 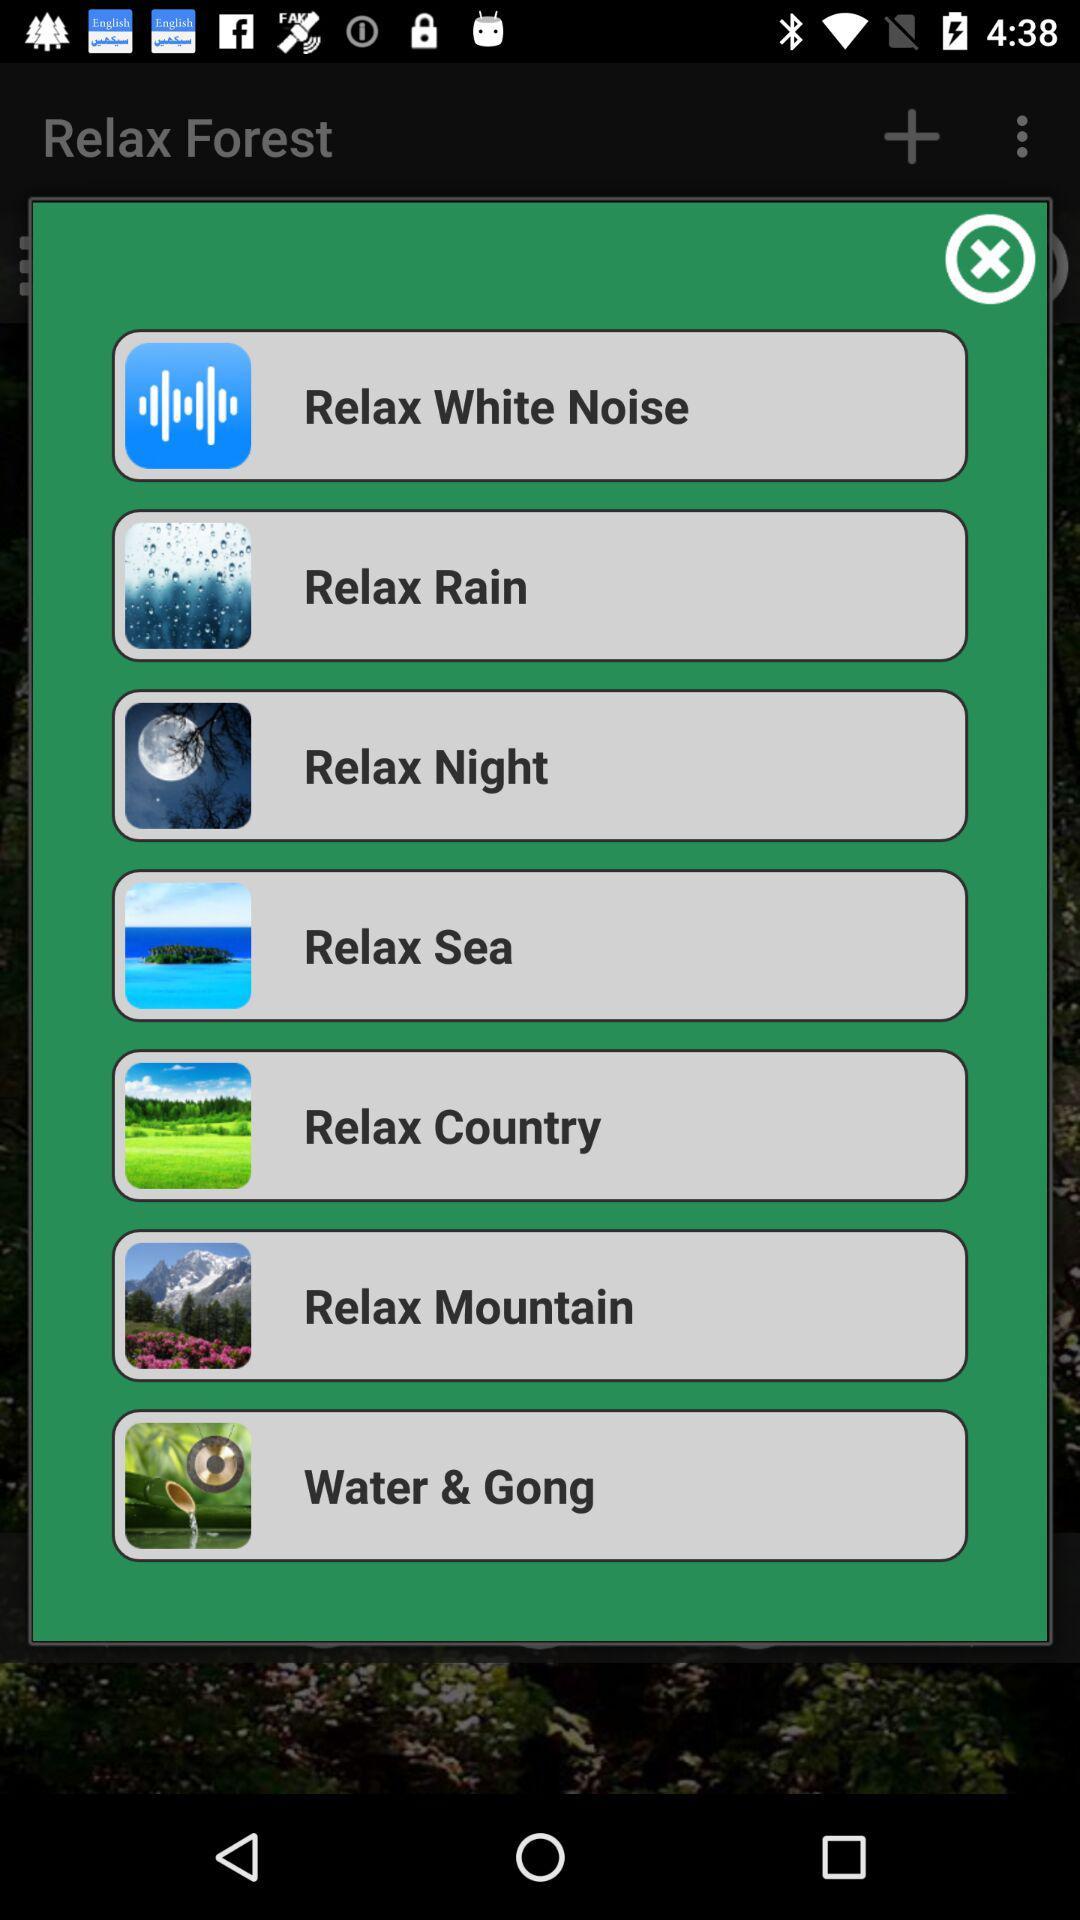 What do you see at coordinates (540, 944) in the screenshot?
I see `the relax sea` at bounding box center [540, 944].